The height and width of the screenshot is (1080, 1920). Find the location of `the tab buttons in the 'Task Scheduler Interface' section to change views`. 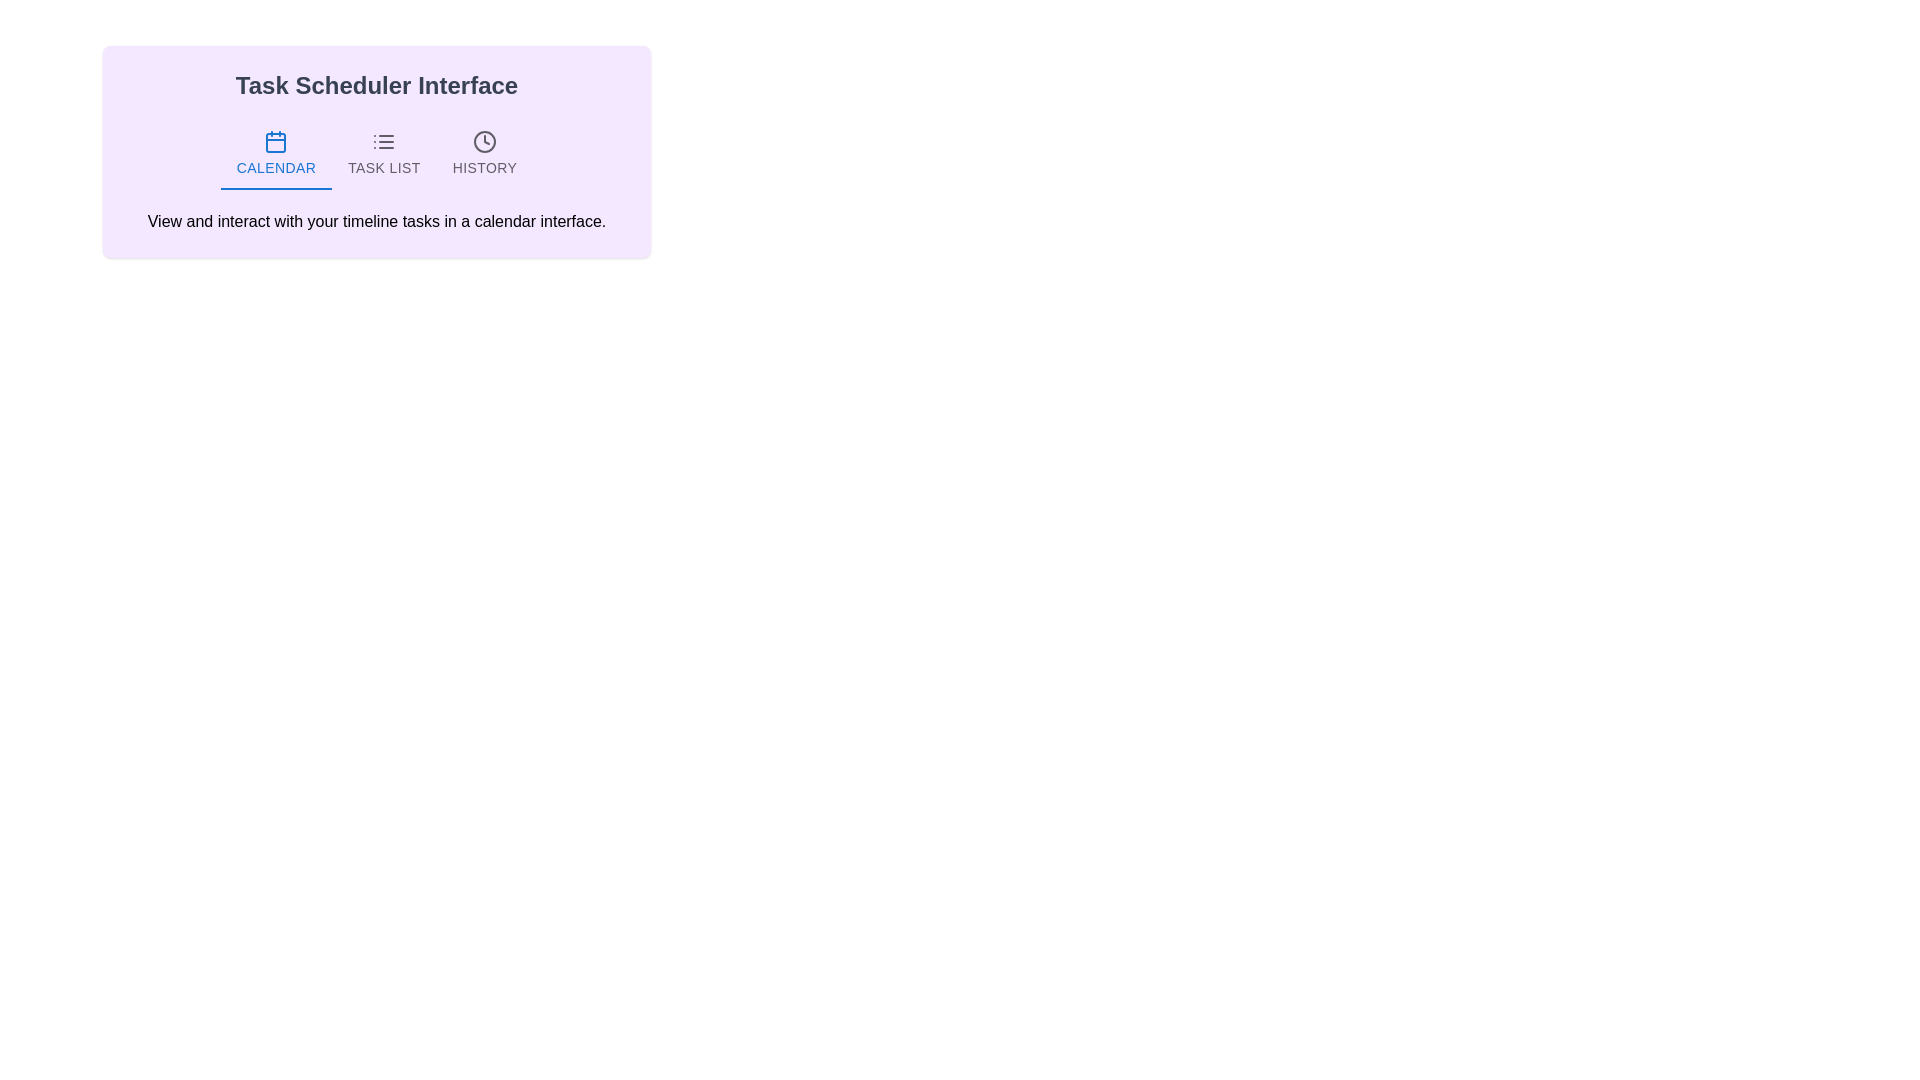

the tab buttons in the 'Task Scheduler Interface' section to change views is located at coordinates (377, 150).